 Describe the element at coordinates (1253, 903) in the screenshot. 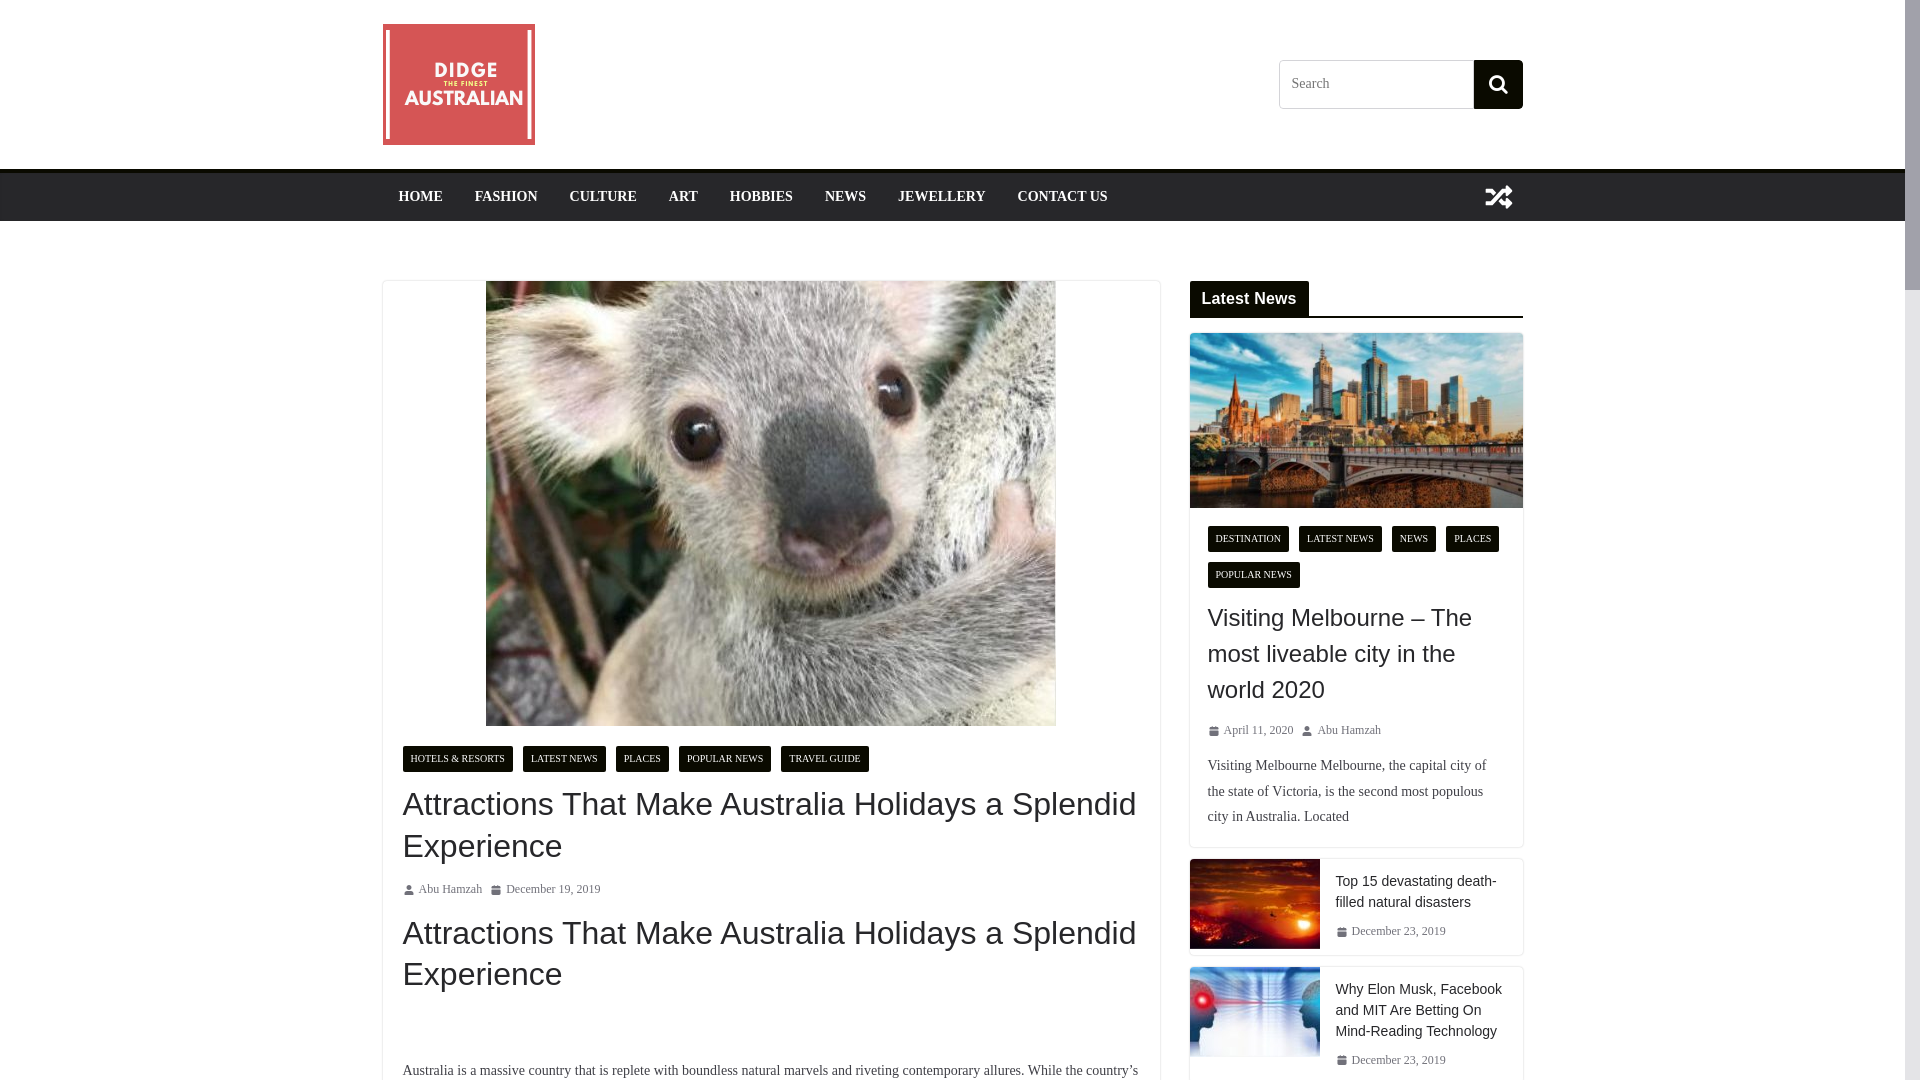

I see `'Top 15 devastating death-filled natural disasters'` at that location.